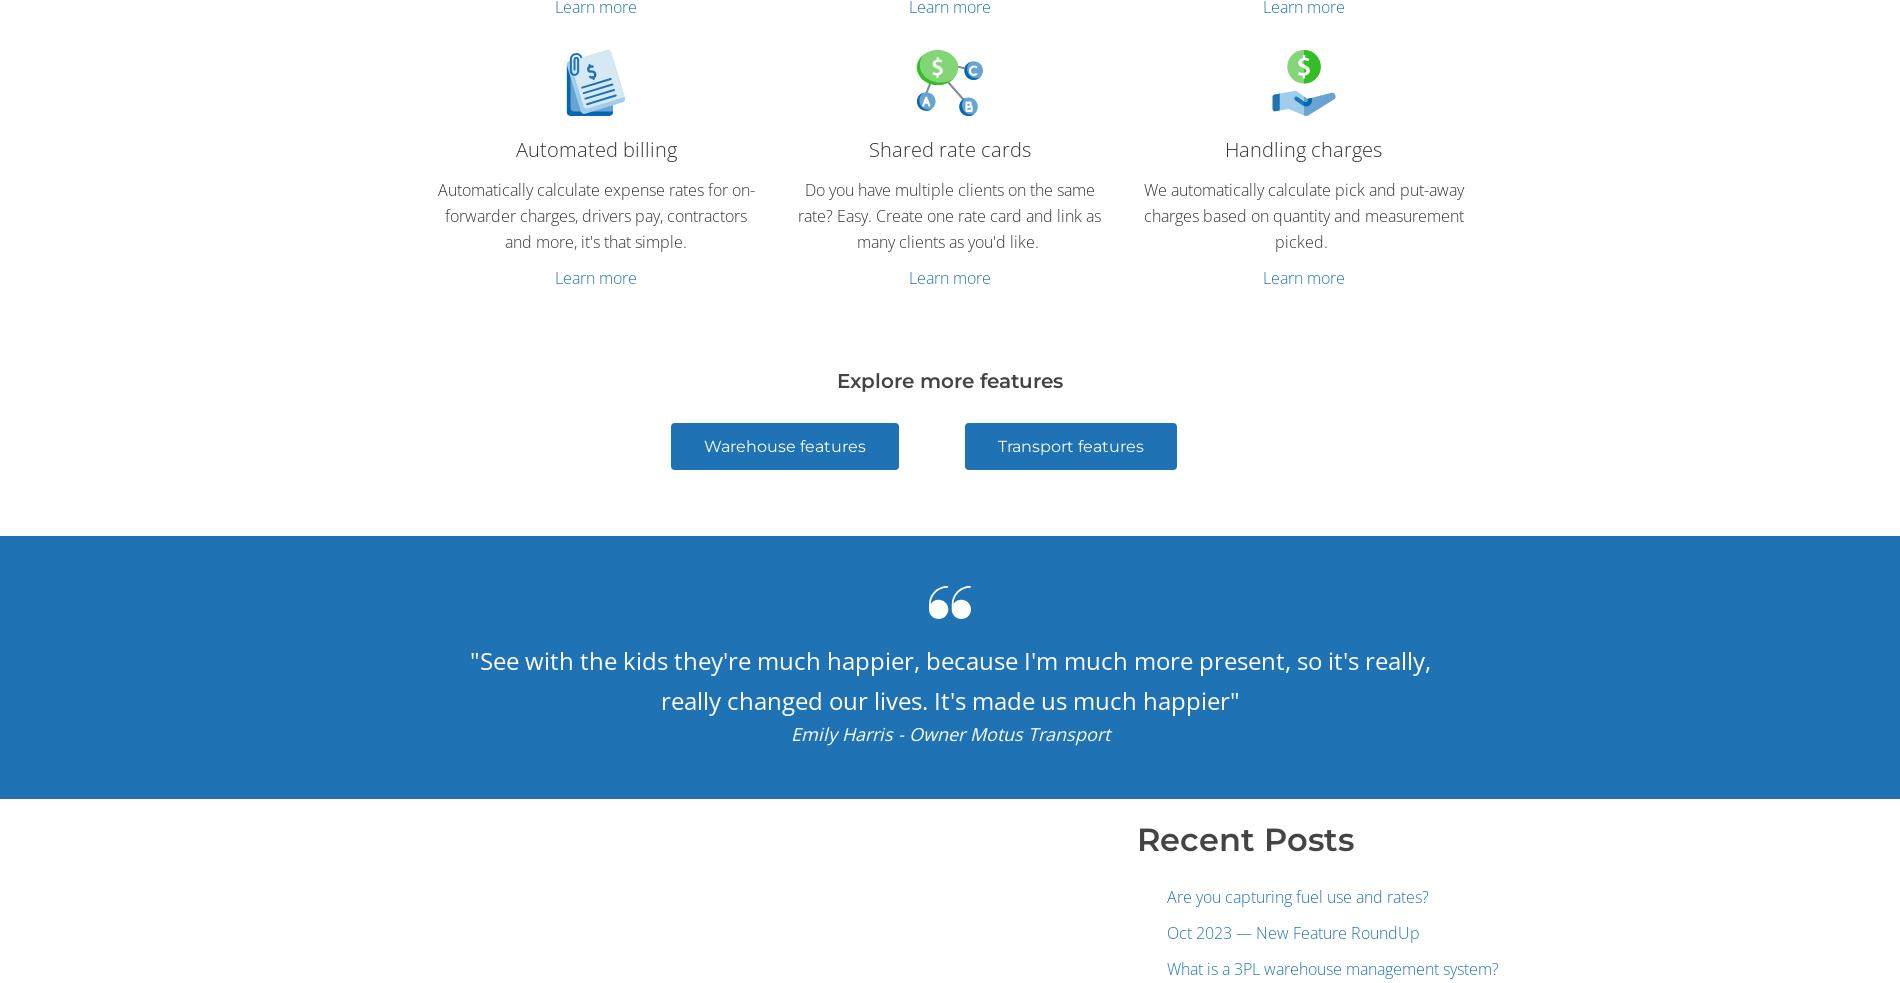  I want to click on 'What is a 3PL warehouse management system?', so click(1331, 967).